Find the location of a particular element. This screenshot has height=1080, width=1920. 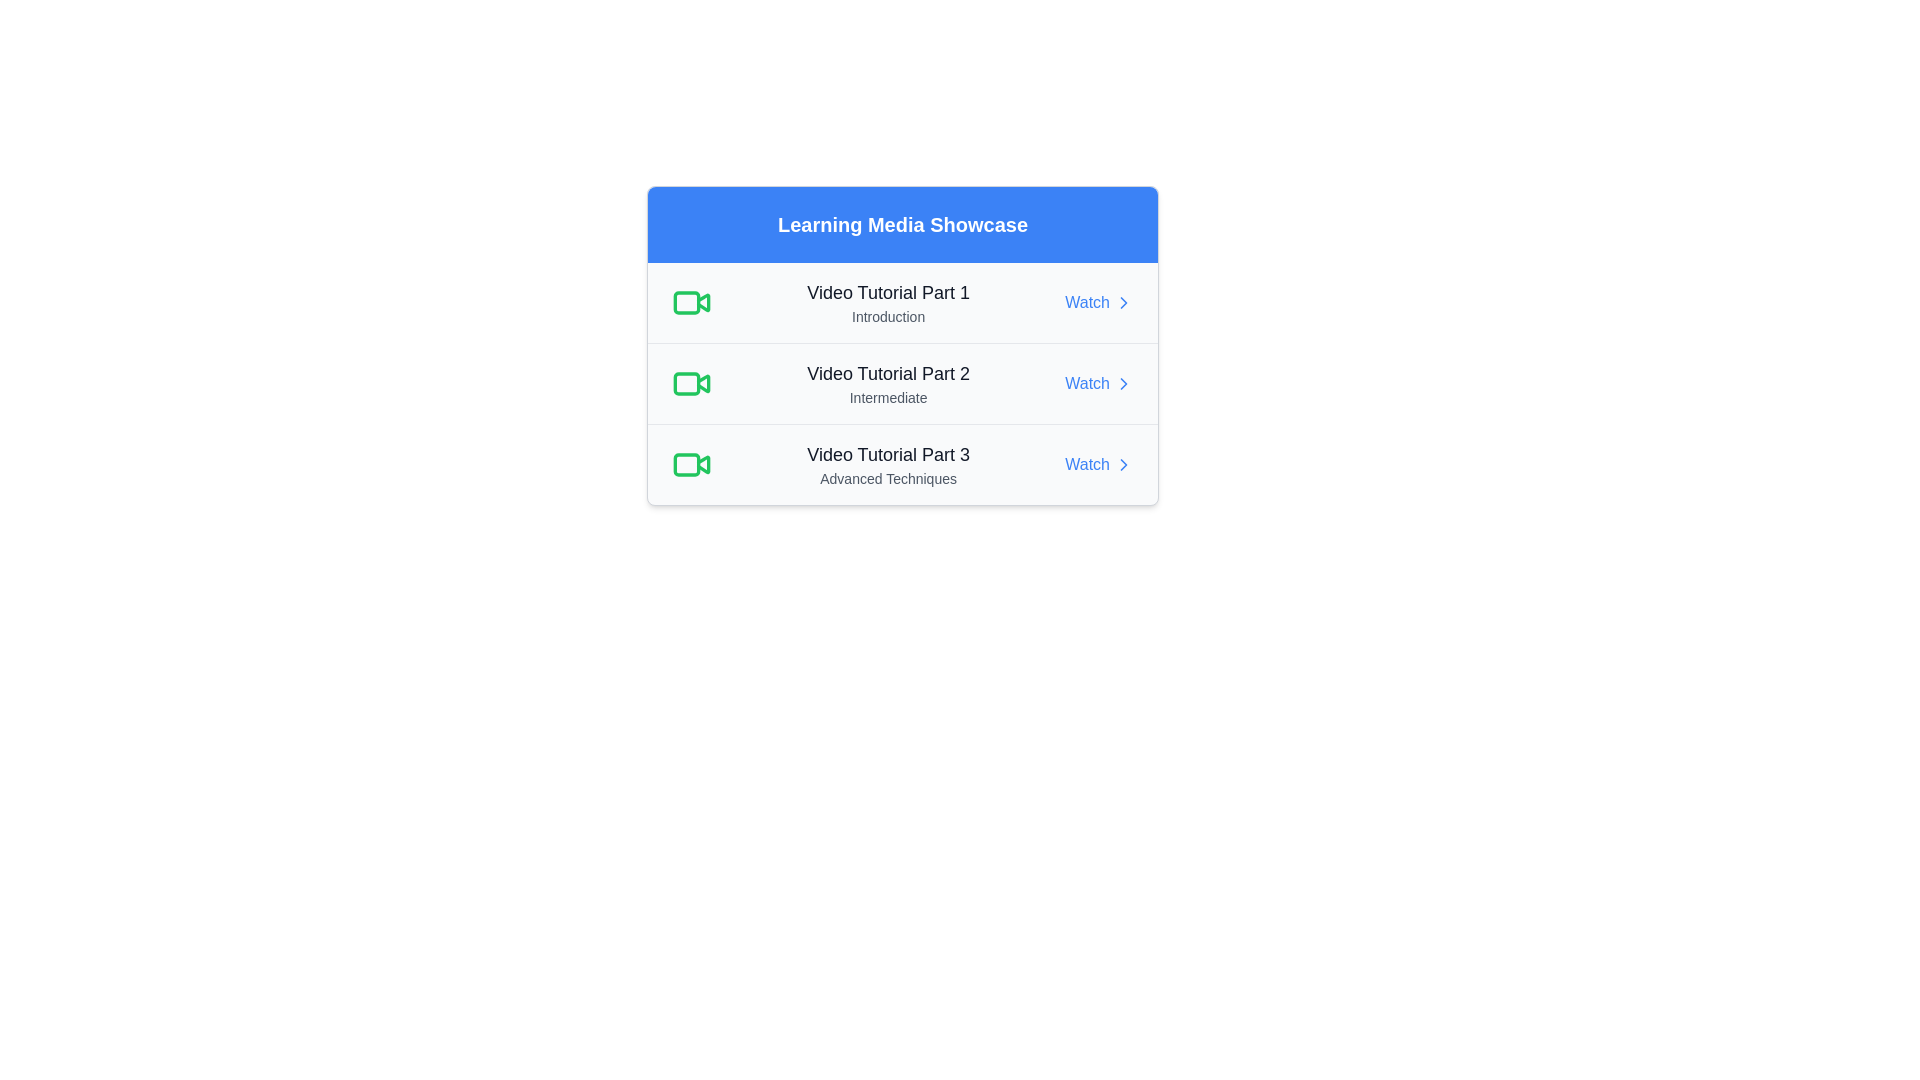

the Chevron Right icon located to the right of the 'Watch' button for the third listed video item under 'Video Tutorial Part 3: Advanced Techniques' is located at coordinates (1123, 465).